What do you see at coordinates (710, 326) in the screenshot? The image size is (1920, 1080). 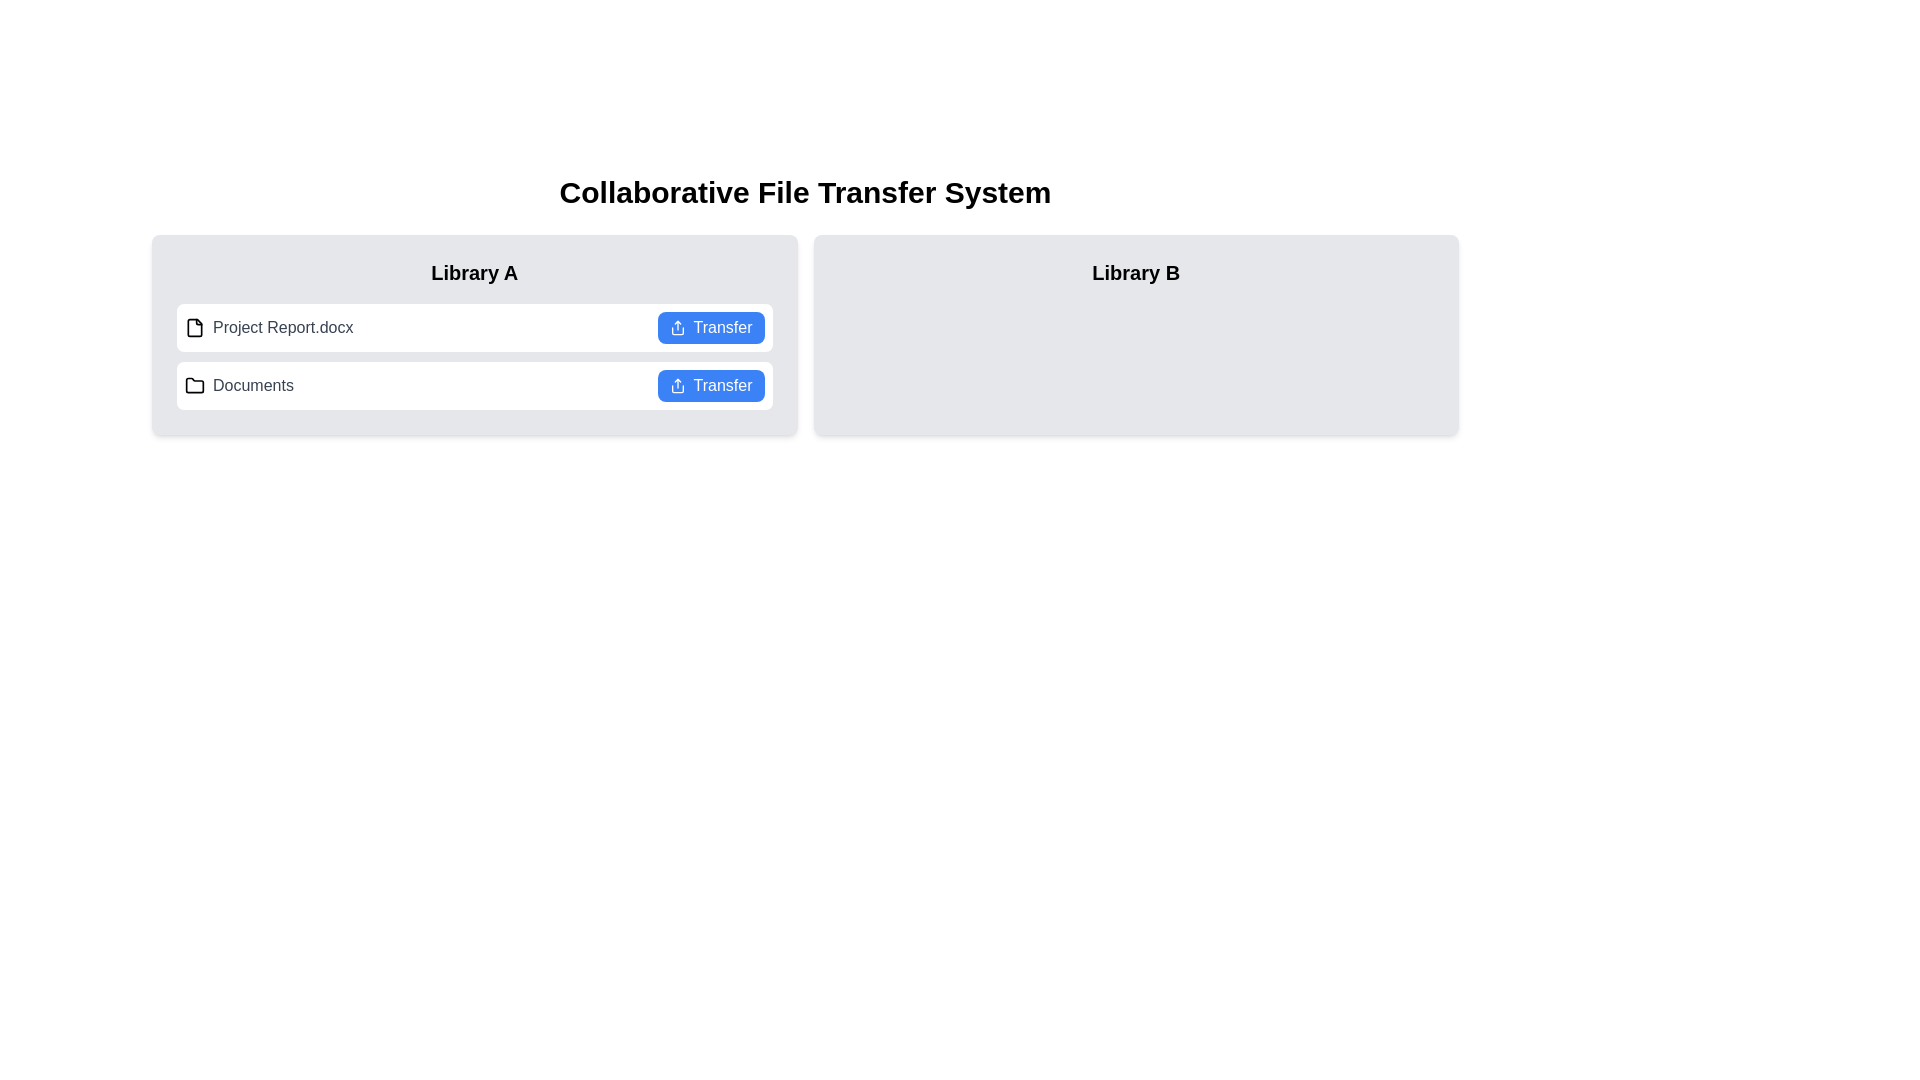 I see `the bright blue 'Transfer' button with white text and a share arrow icon located in the top right corner of the item row aligned with 'Project Report.docx' to initiate the transfer action` at bounding box center [710, 326].